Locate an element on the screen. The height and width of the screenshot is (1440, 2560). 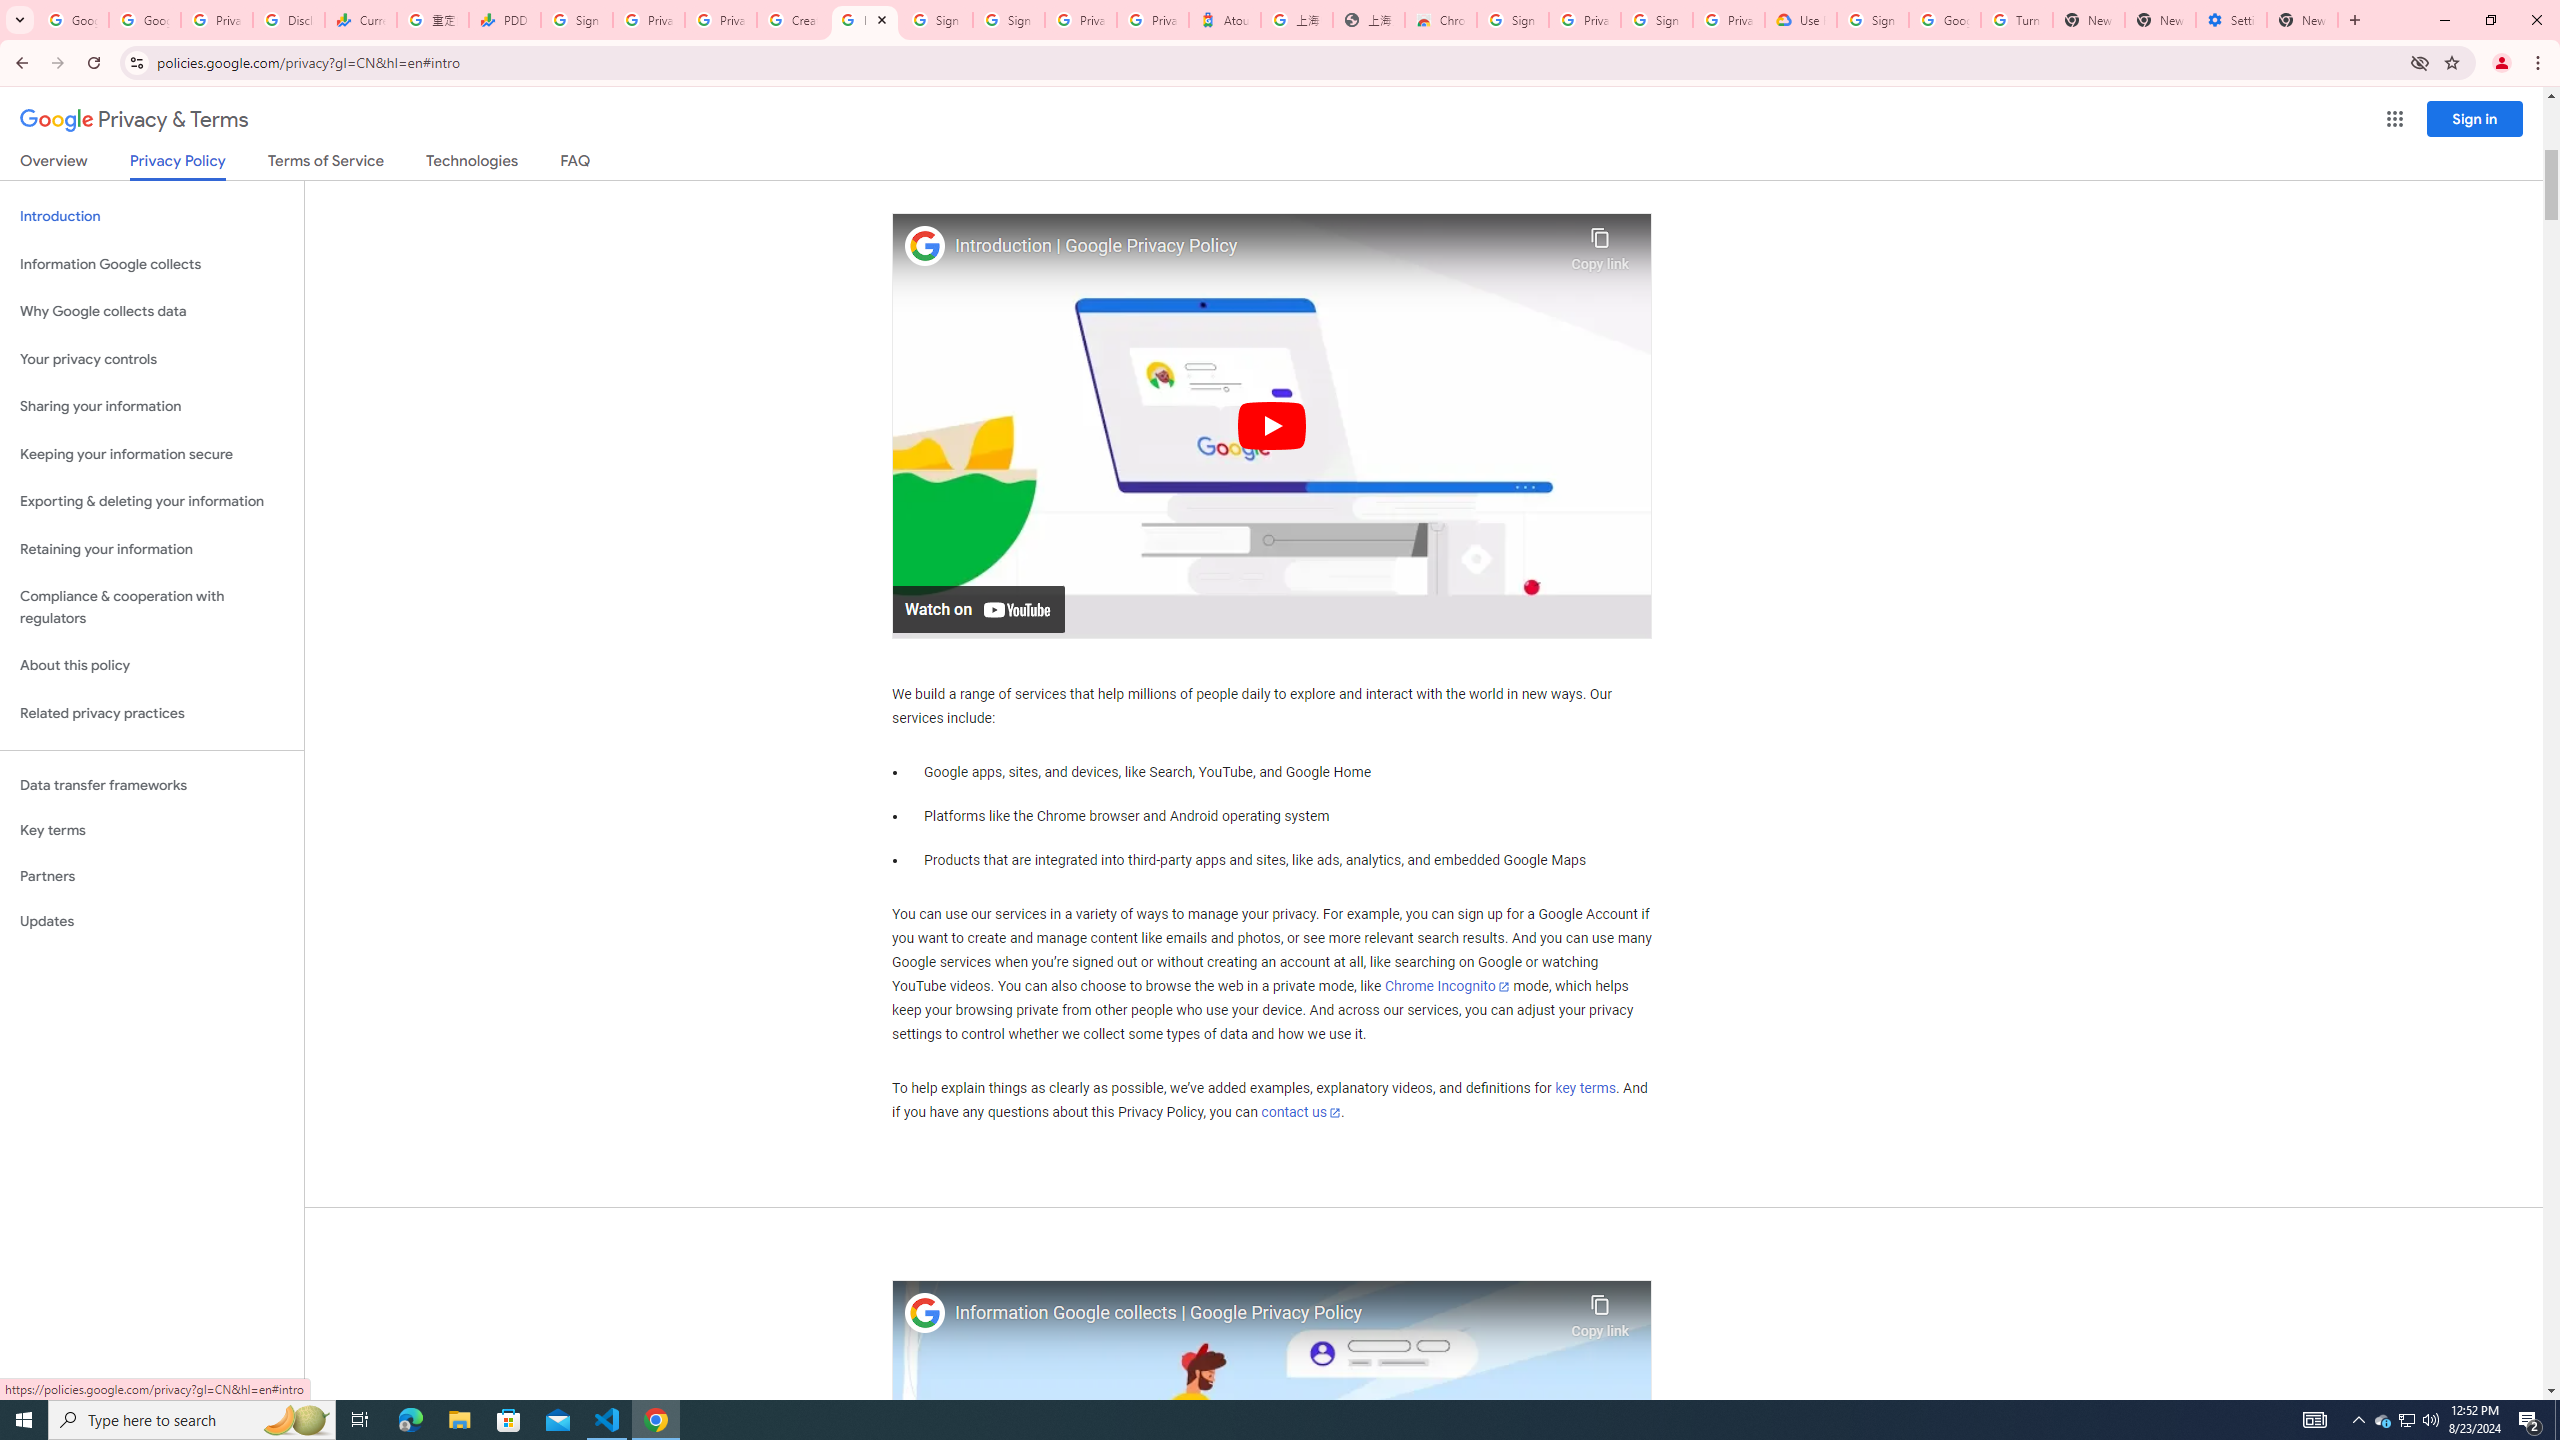
'Sign in - Google Accounts' is located at coordinates (935, 19).